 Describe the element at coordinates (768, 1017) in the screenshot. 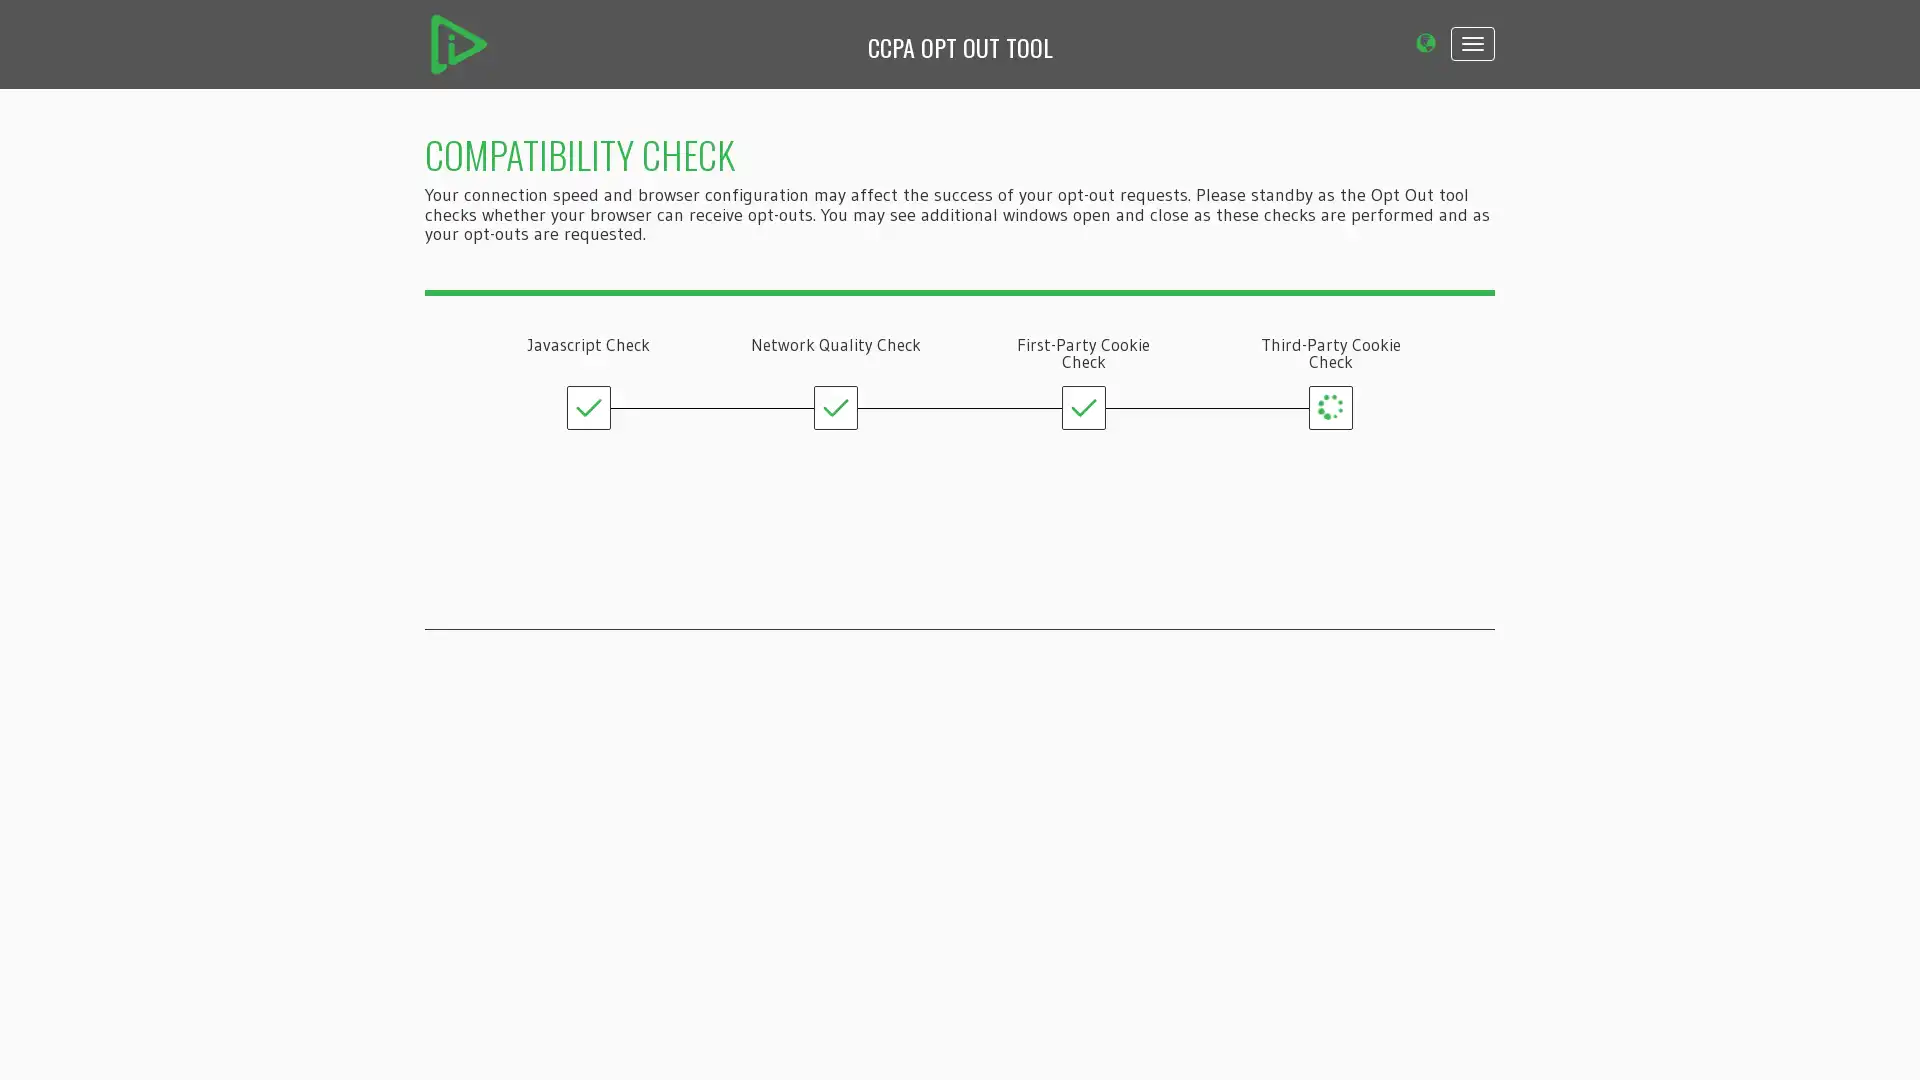

I see `UNDERSTAND YOUR REQUESTS` at that location.